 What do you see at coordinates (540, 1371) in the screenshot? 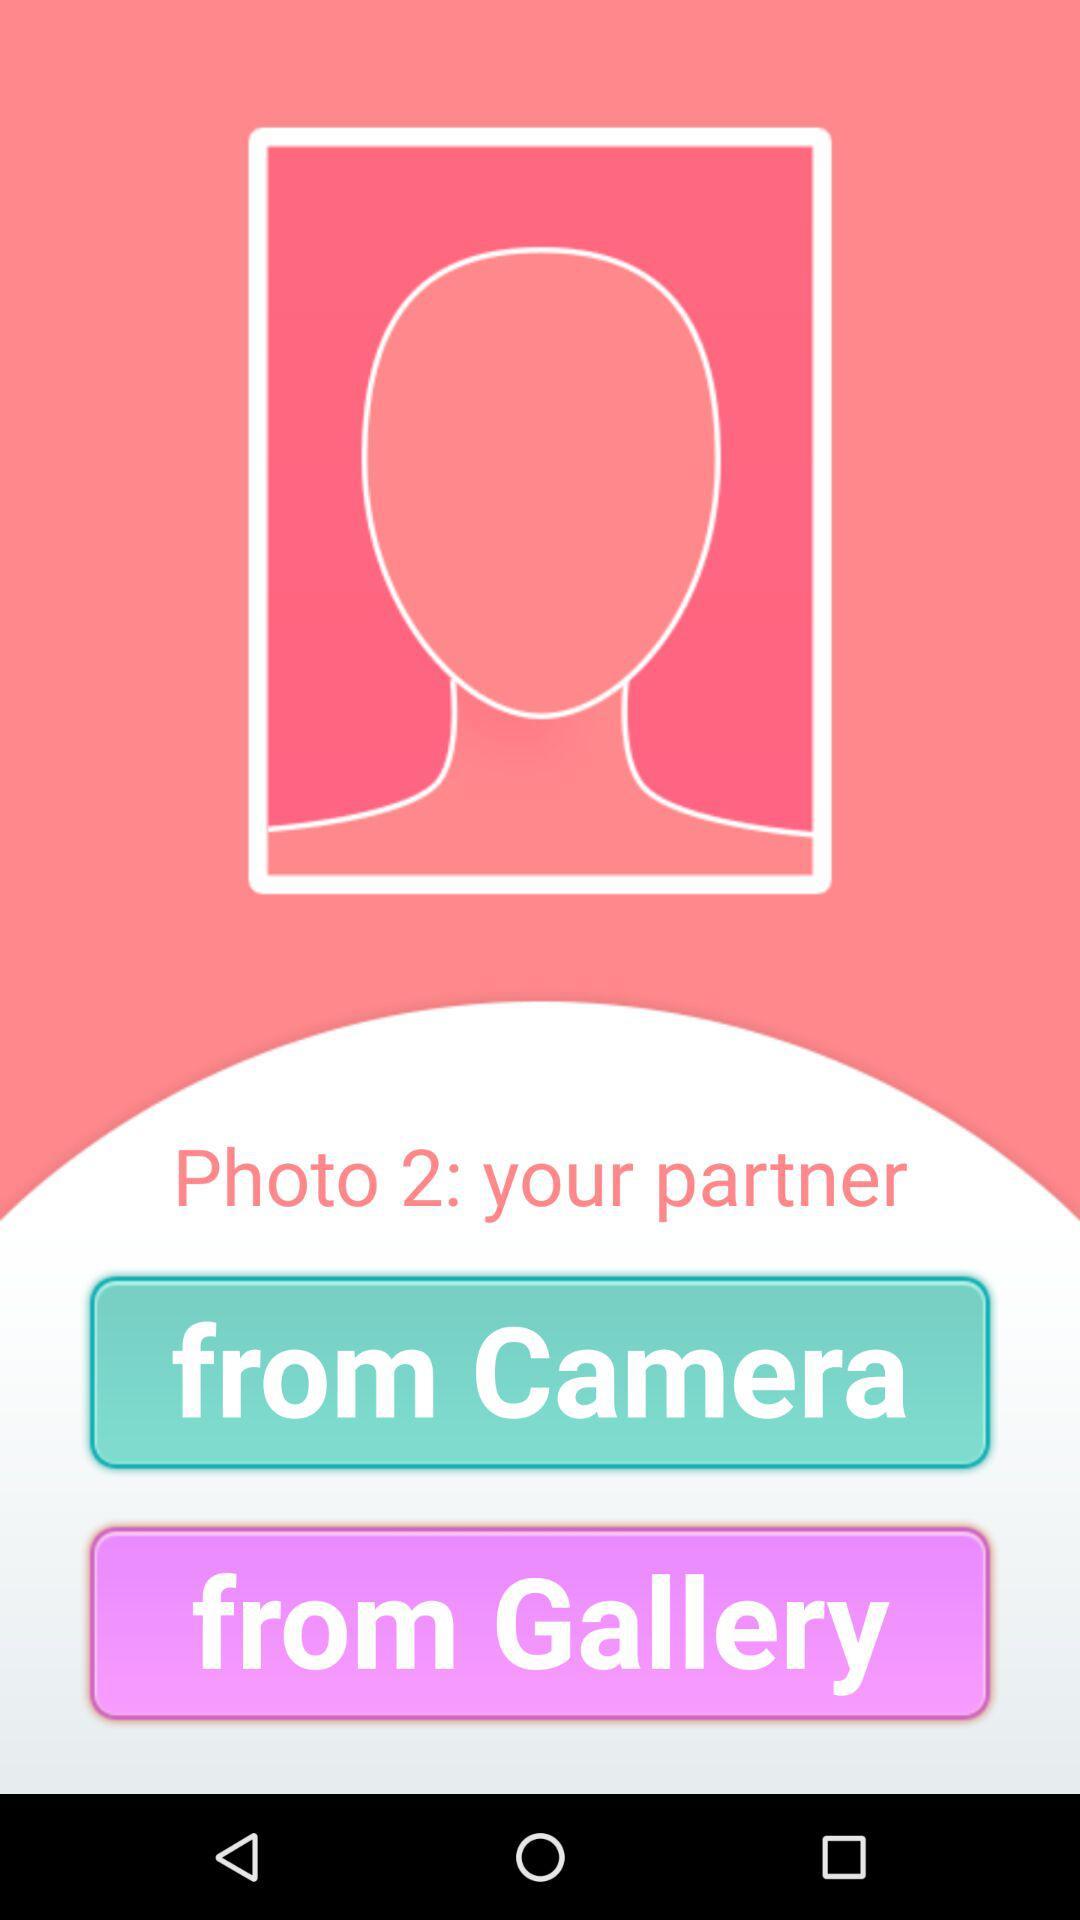
I see `item below the photo 2 your item` at bounding box center [540, 1371].